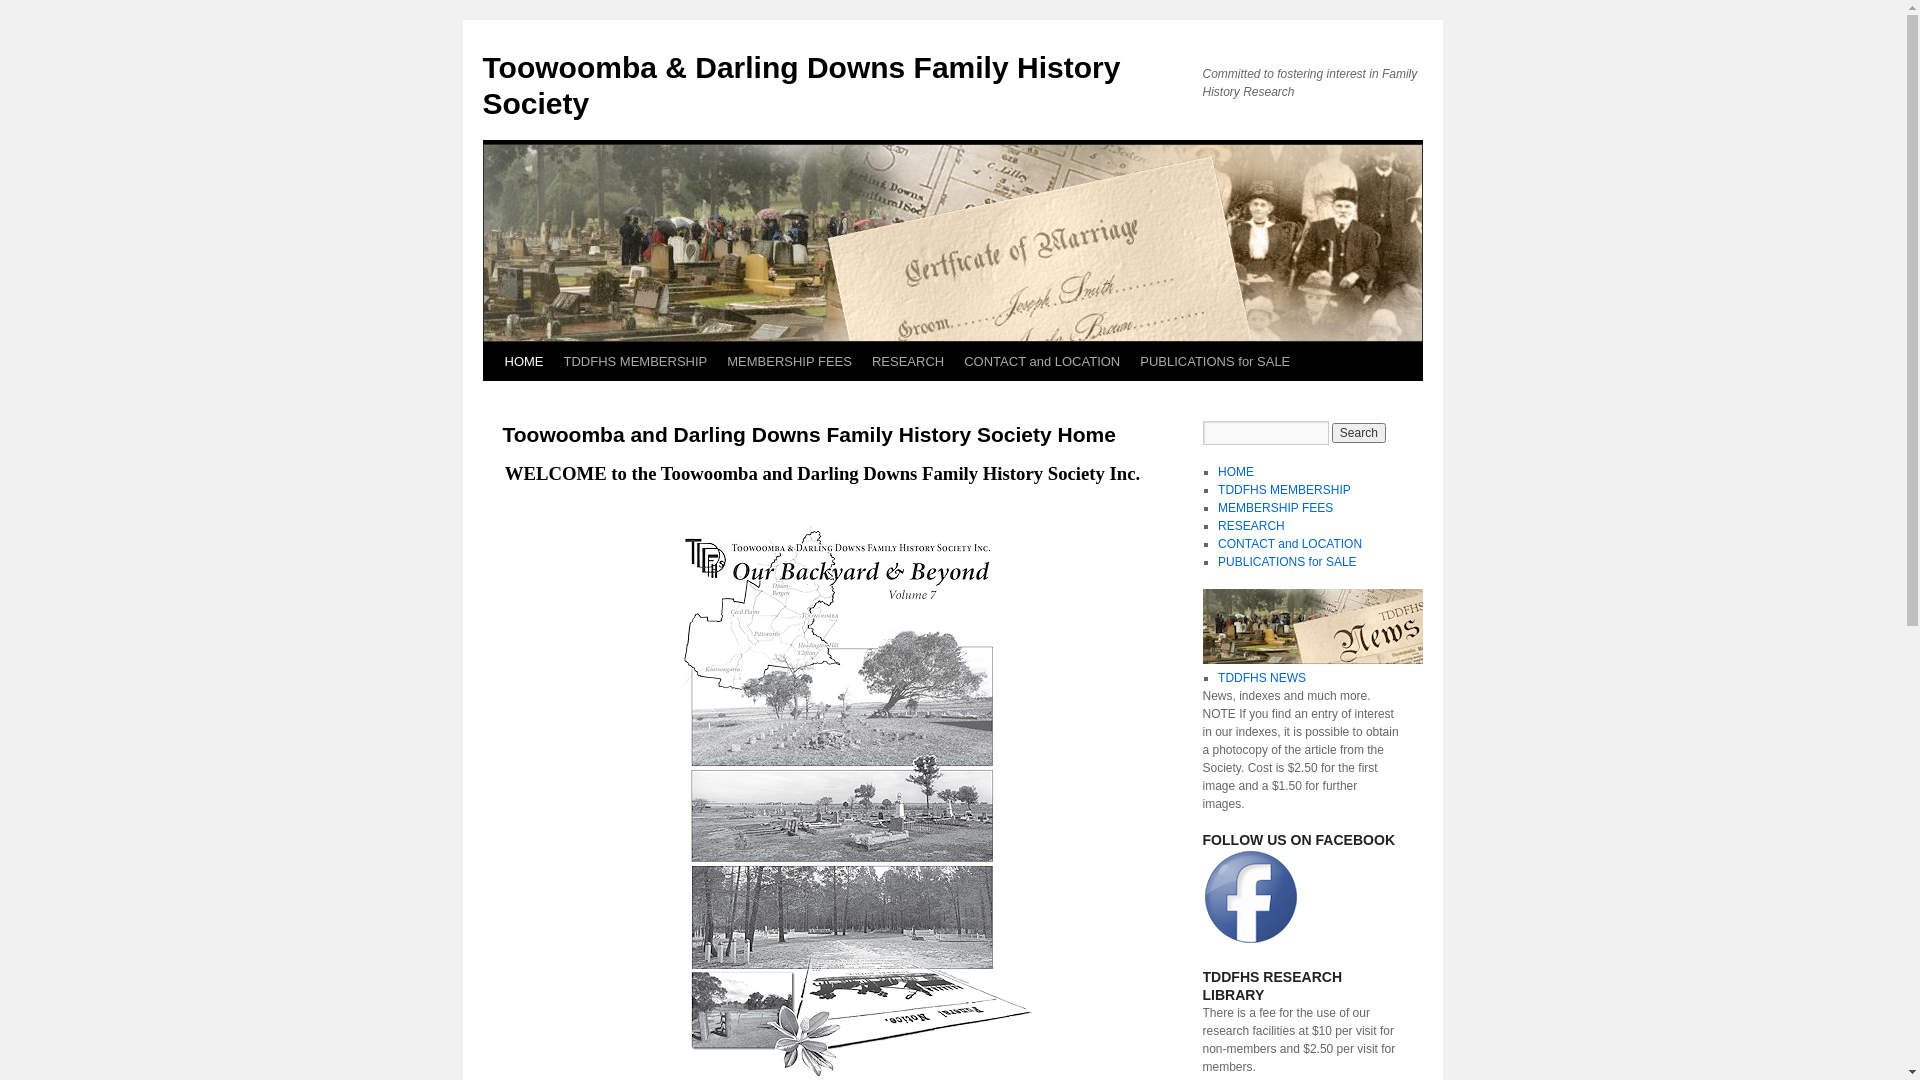 The width and height of the screenshot is (1920, 1080). What do you see at coordinates (1250, 524) in the screenshot?
I see `'RESEARCH'` at bounding box center [1250, 524].